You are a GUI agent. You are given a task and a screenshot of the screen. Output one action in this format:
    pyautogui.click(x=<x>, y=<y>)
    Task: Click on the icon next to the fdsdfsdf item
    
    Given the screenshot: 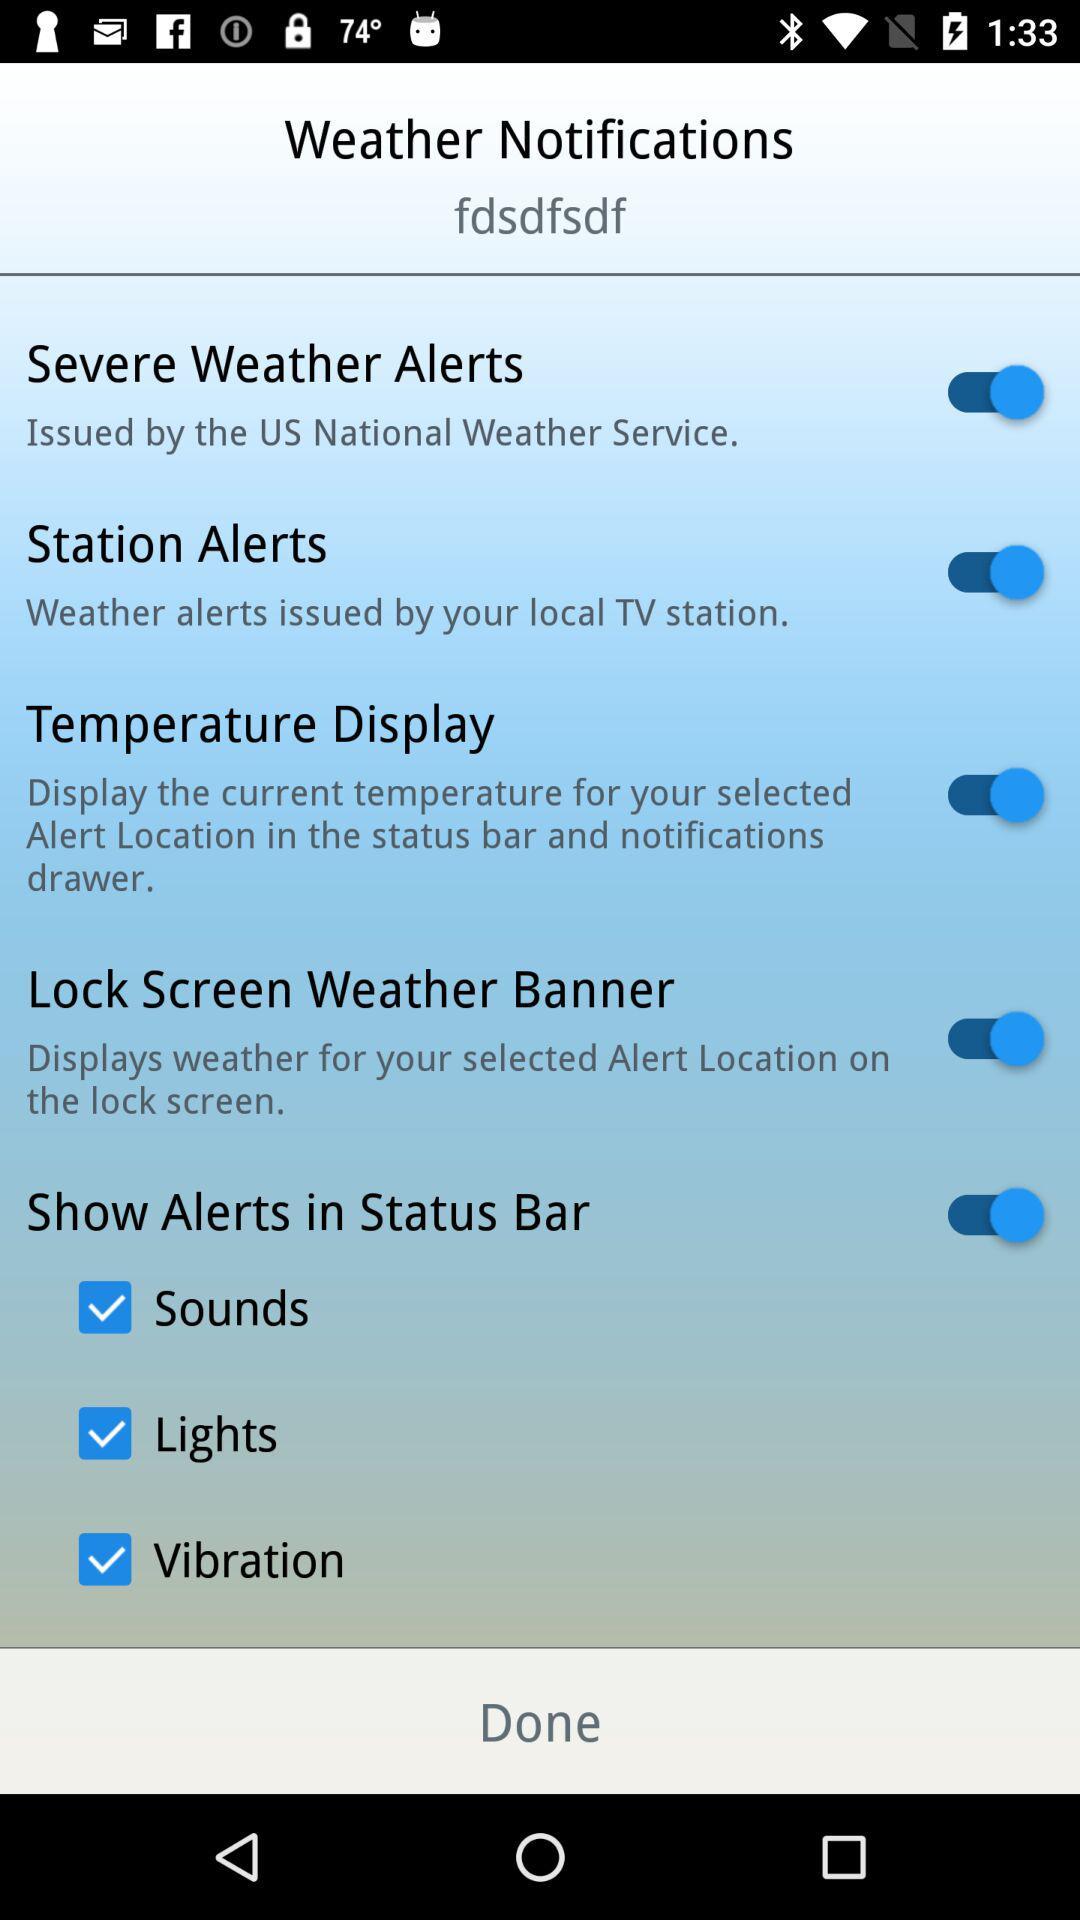 What is the action you would take?
    pyautogui.click(x=131, y=240)
    